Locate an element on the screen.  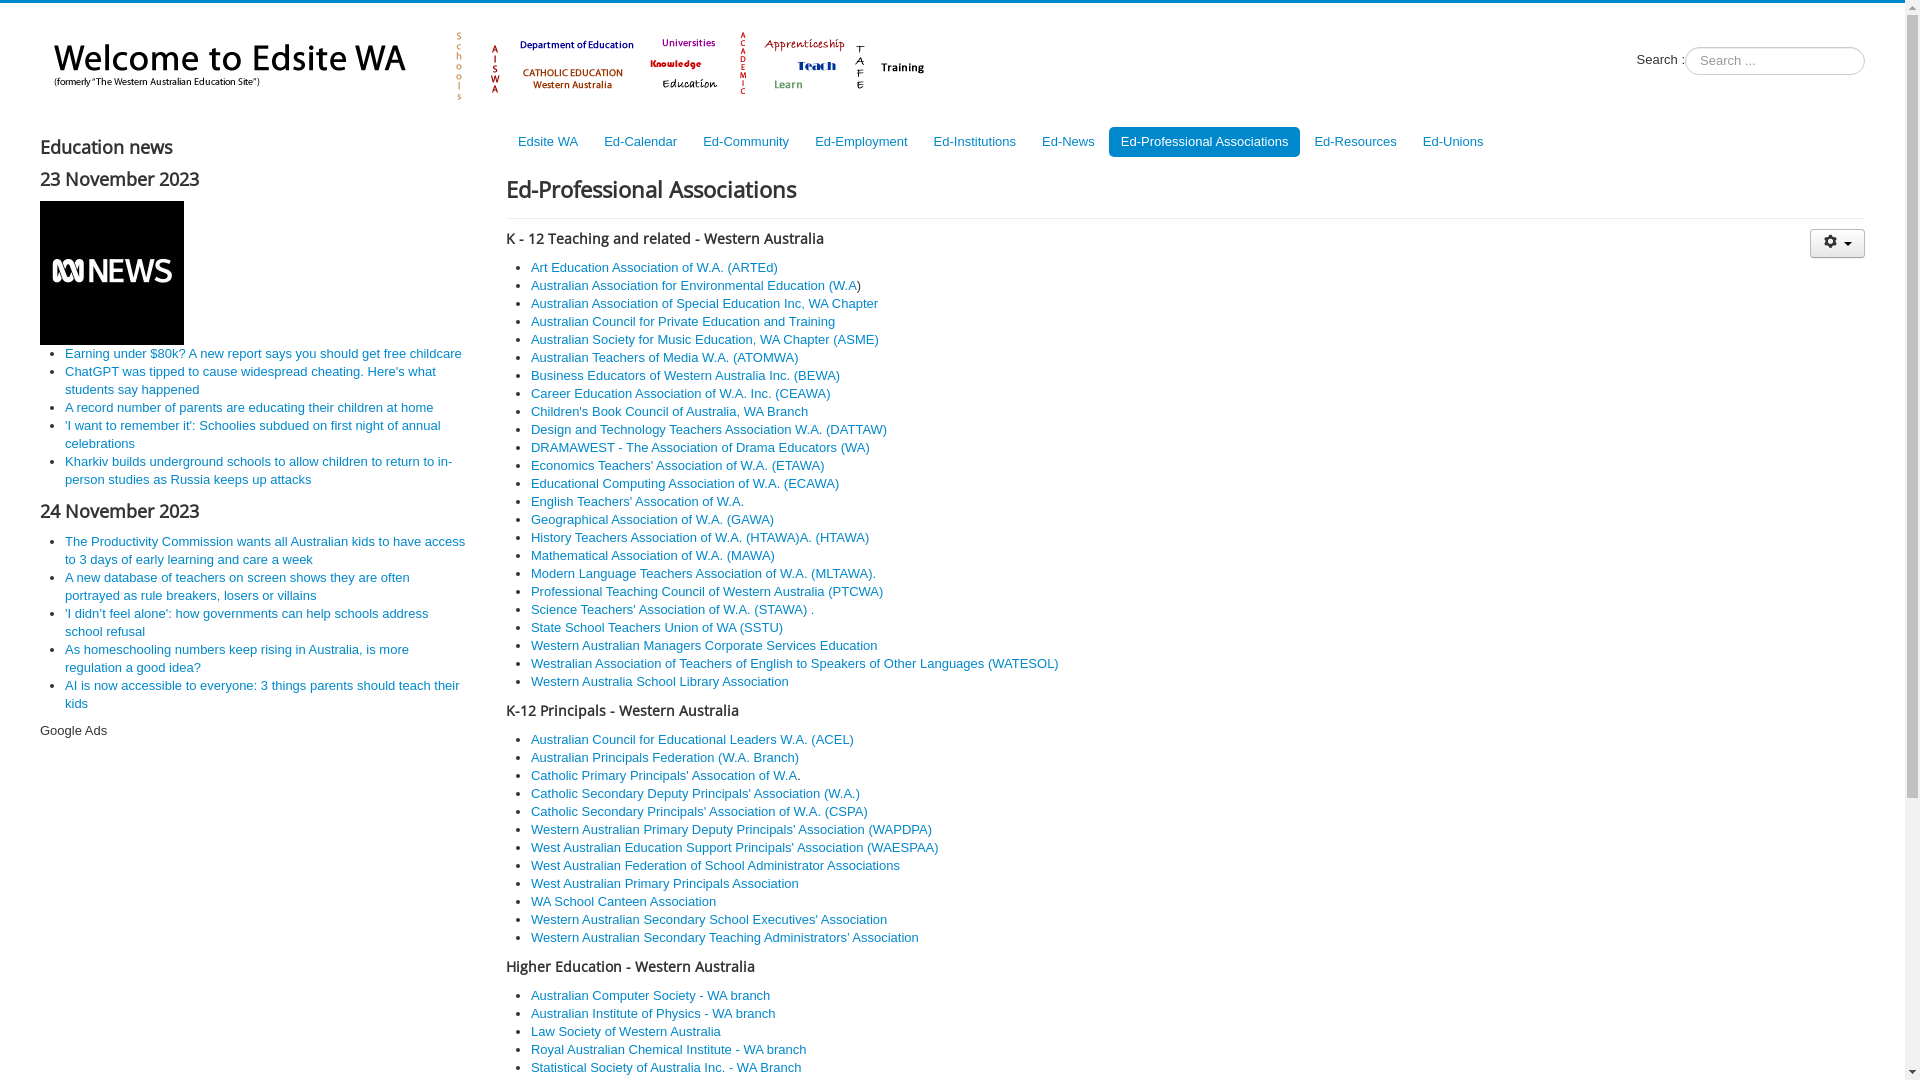
'Edsite WA' is located at coordinates (547, 141).